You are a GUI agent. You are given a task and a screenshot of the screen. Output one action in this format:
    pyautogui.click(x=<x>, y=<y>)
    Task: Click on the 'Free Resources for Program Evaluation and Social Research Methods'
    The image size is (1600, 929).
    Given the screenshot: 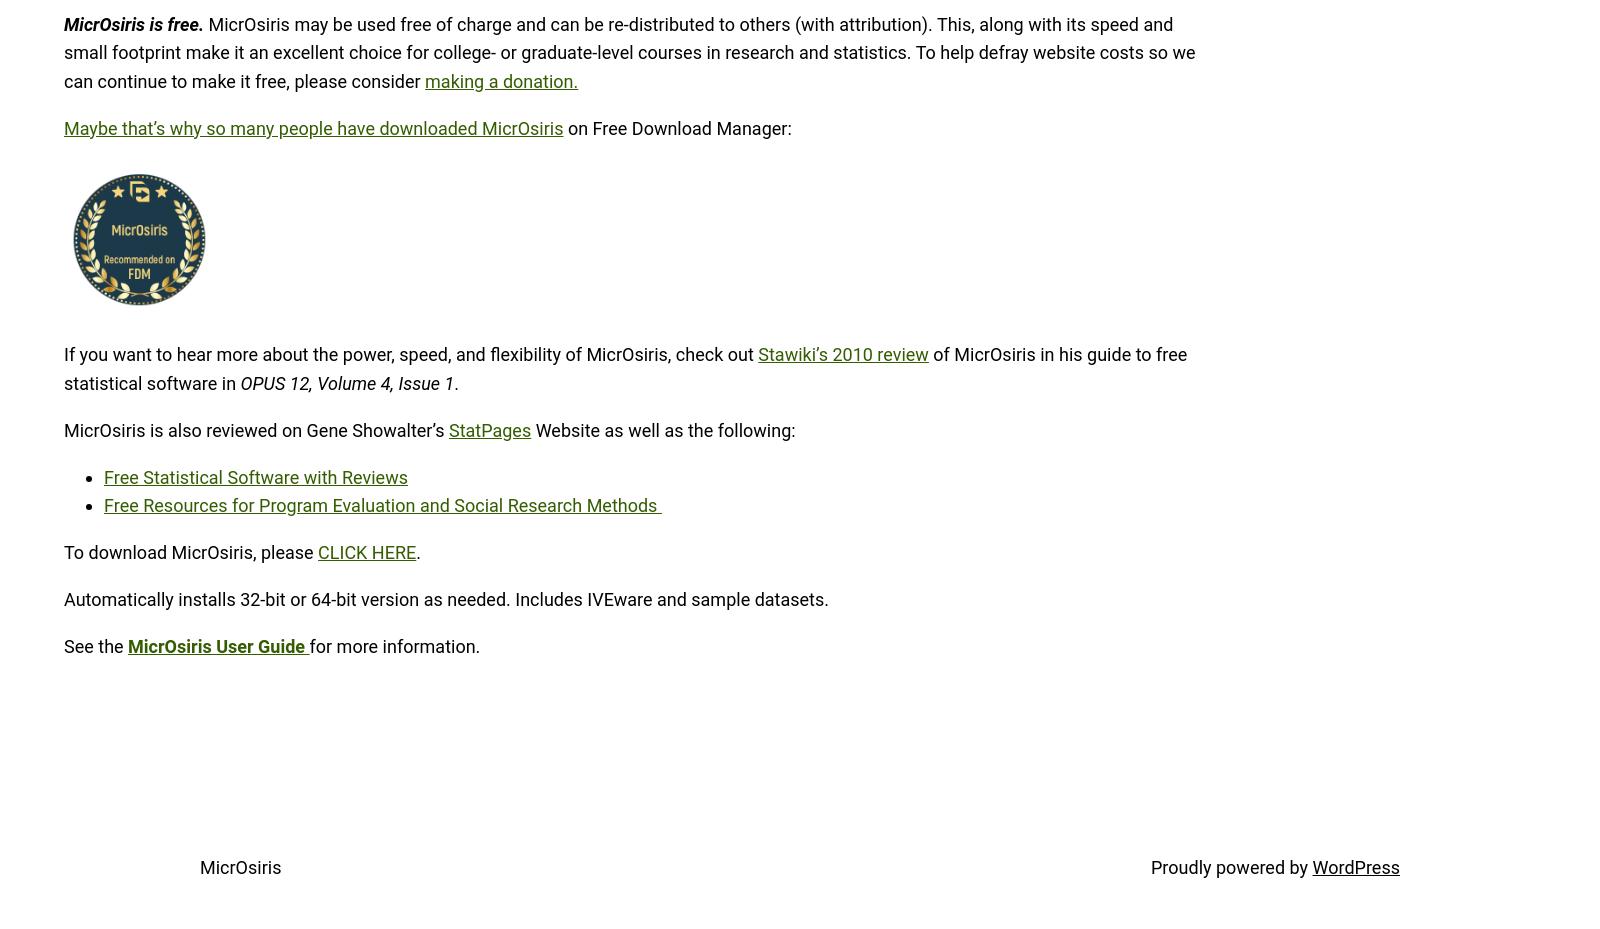 What is the action you would take?
    pyautogui.click(x=382, y=505)
    